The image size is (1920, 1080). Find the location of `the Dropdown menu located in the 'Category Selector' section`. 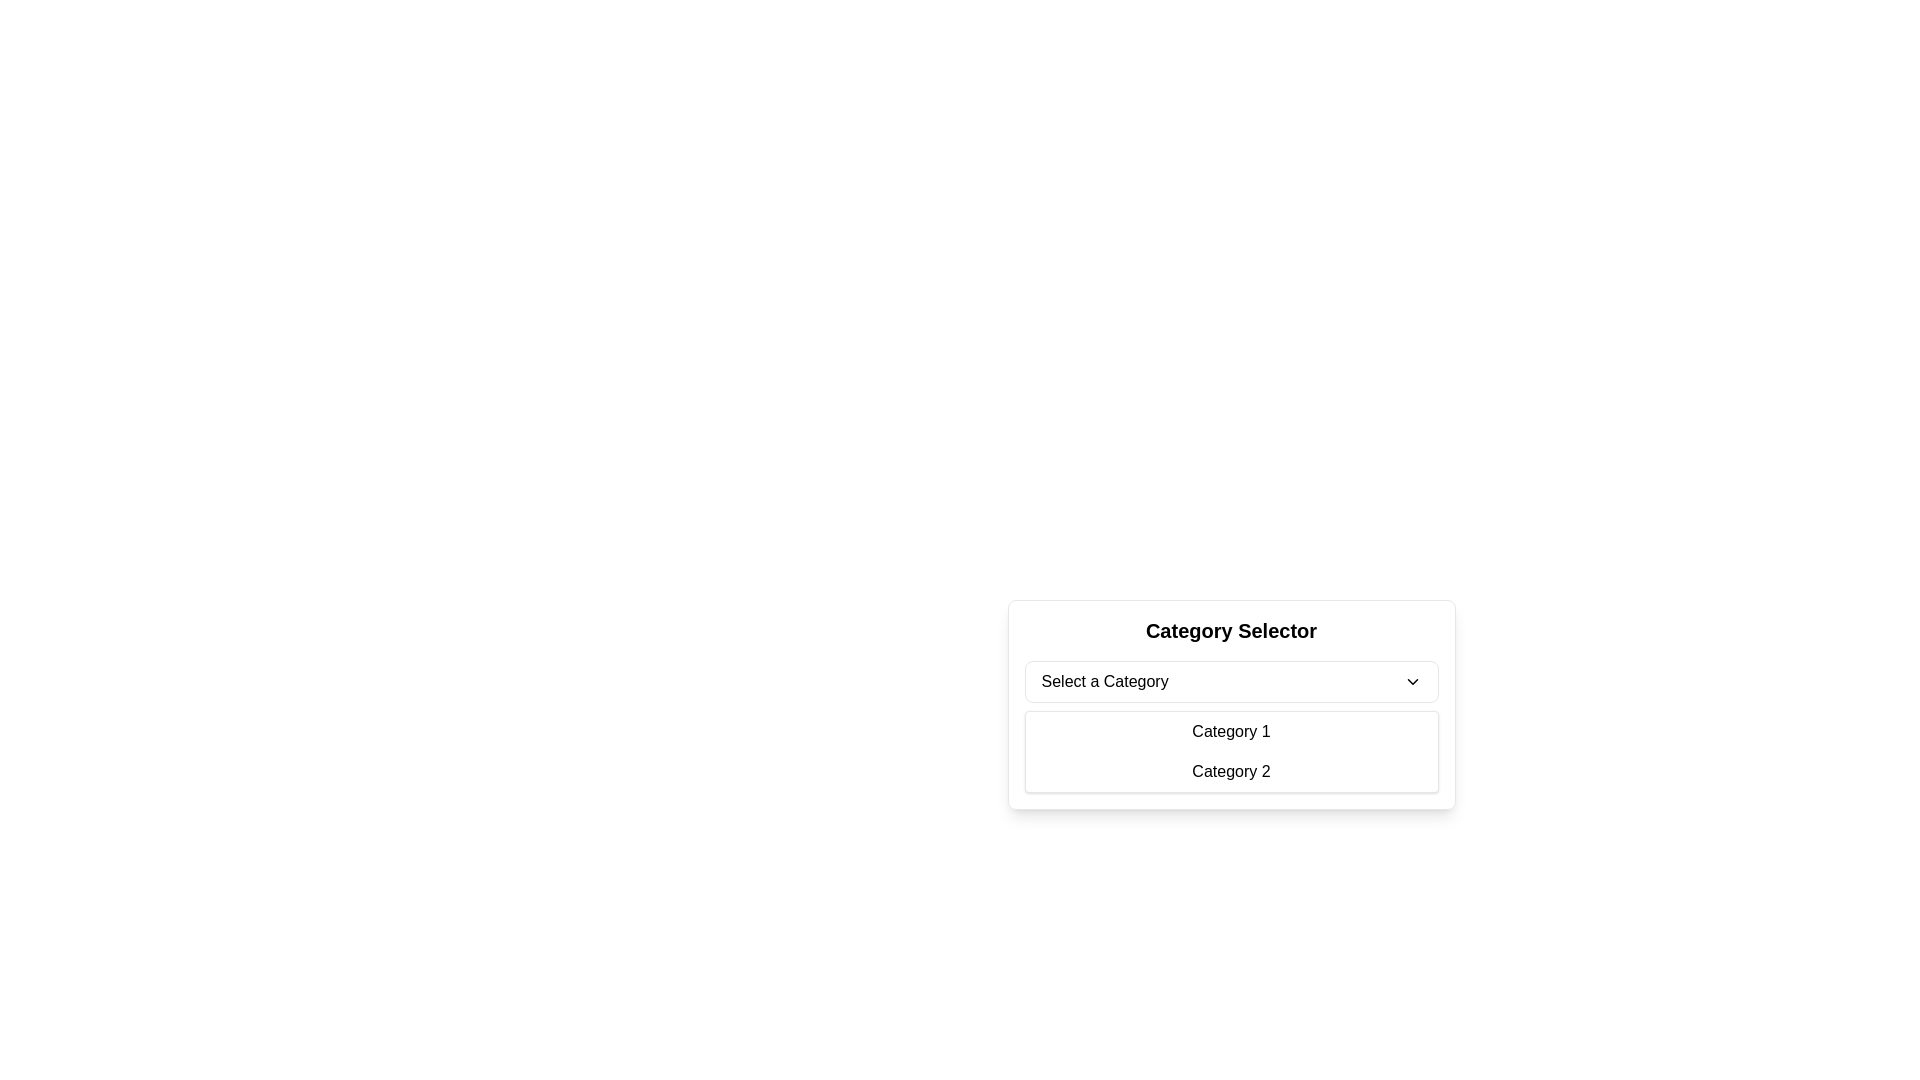

the Dropdown menu located in the 'Category Selector' section is located at coordinates (1230, 681).